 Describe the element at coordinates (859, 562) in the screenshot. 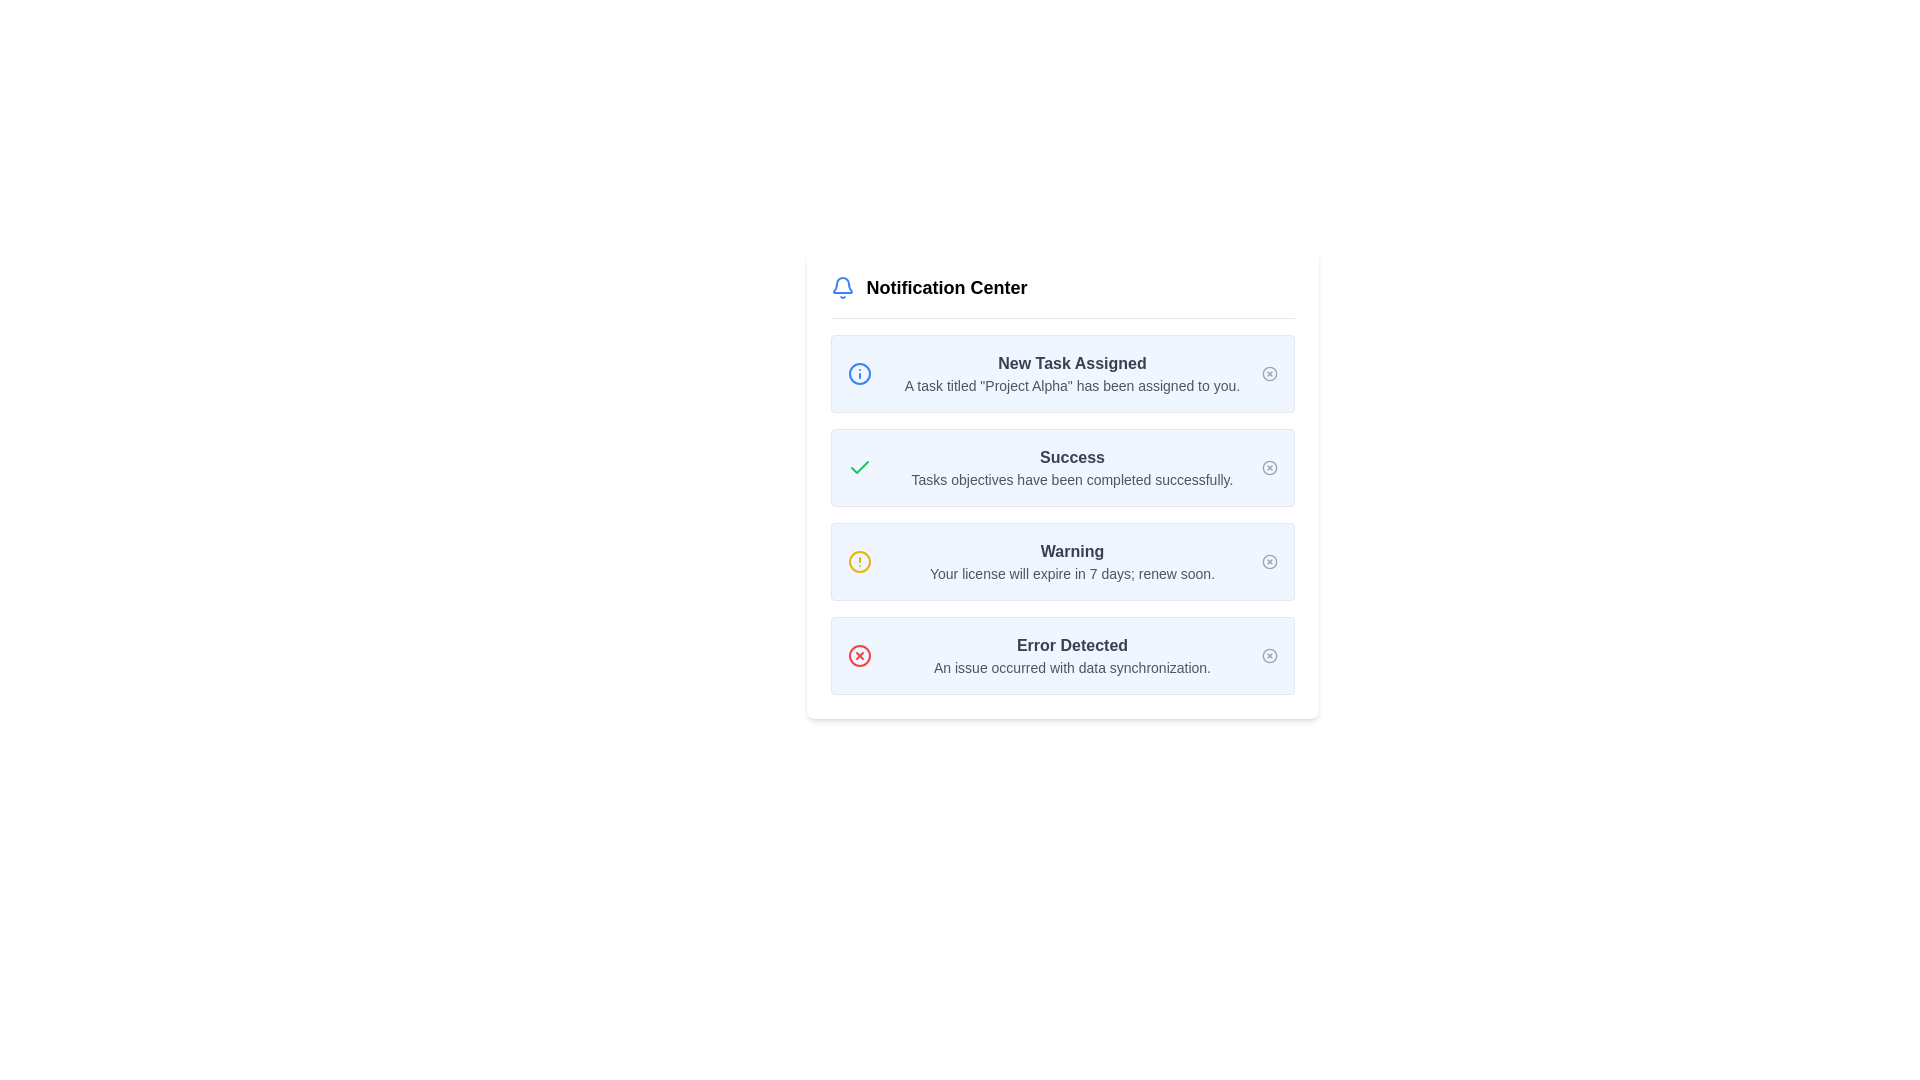

I see `the third notification icon in the Notification Center panel, which represents a warning notification and is located to the left of the text labeled 'Warning'` at that location.